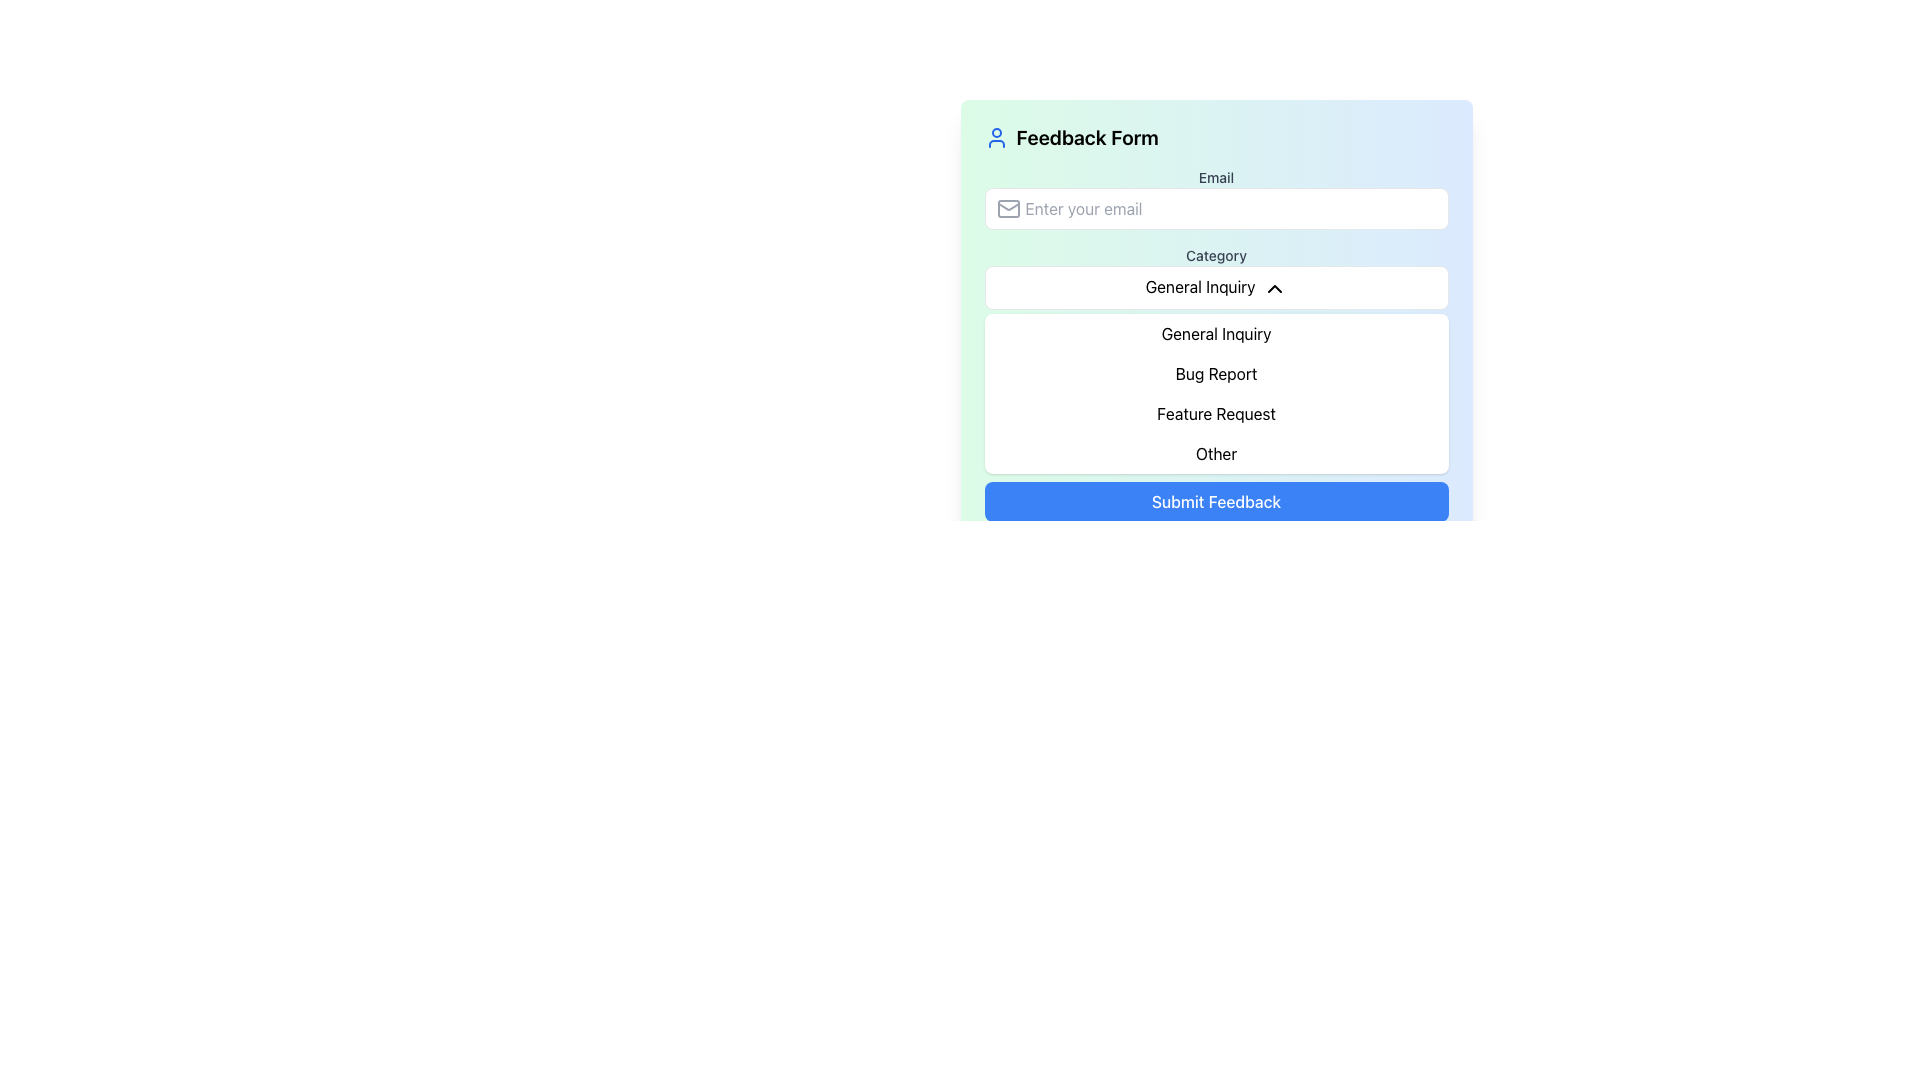  I want to click on the first option 'General Inquiry' in the dropdown menu below the 'Category' label, so click(1215, 332).